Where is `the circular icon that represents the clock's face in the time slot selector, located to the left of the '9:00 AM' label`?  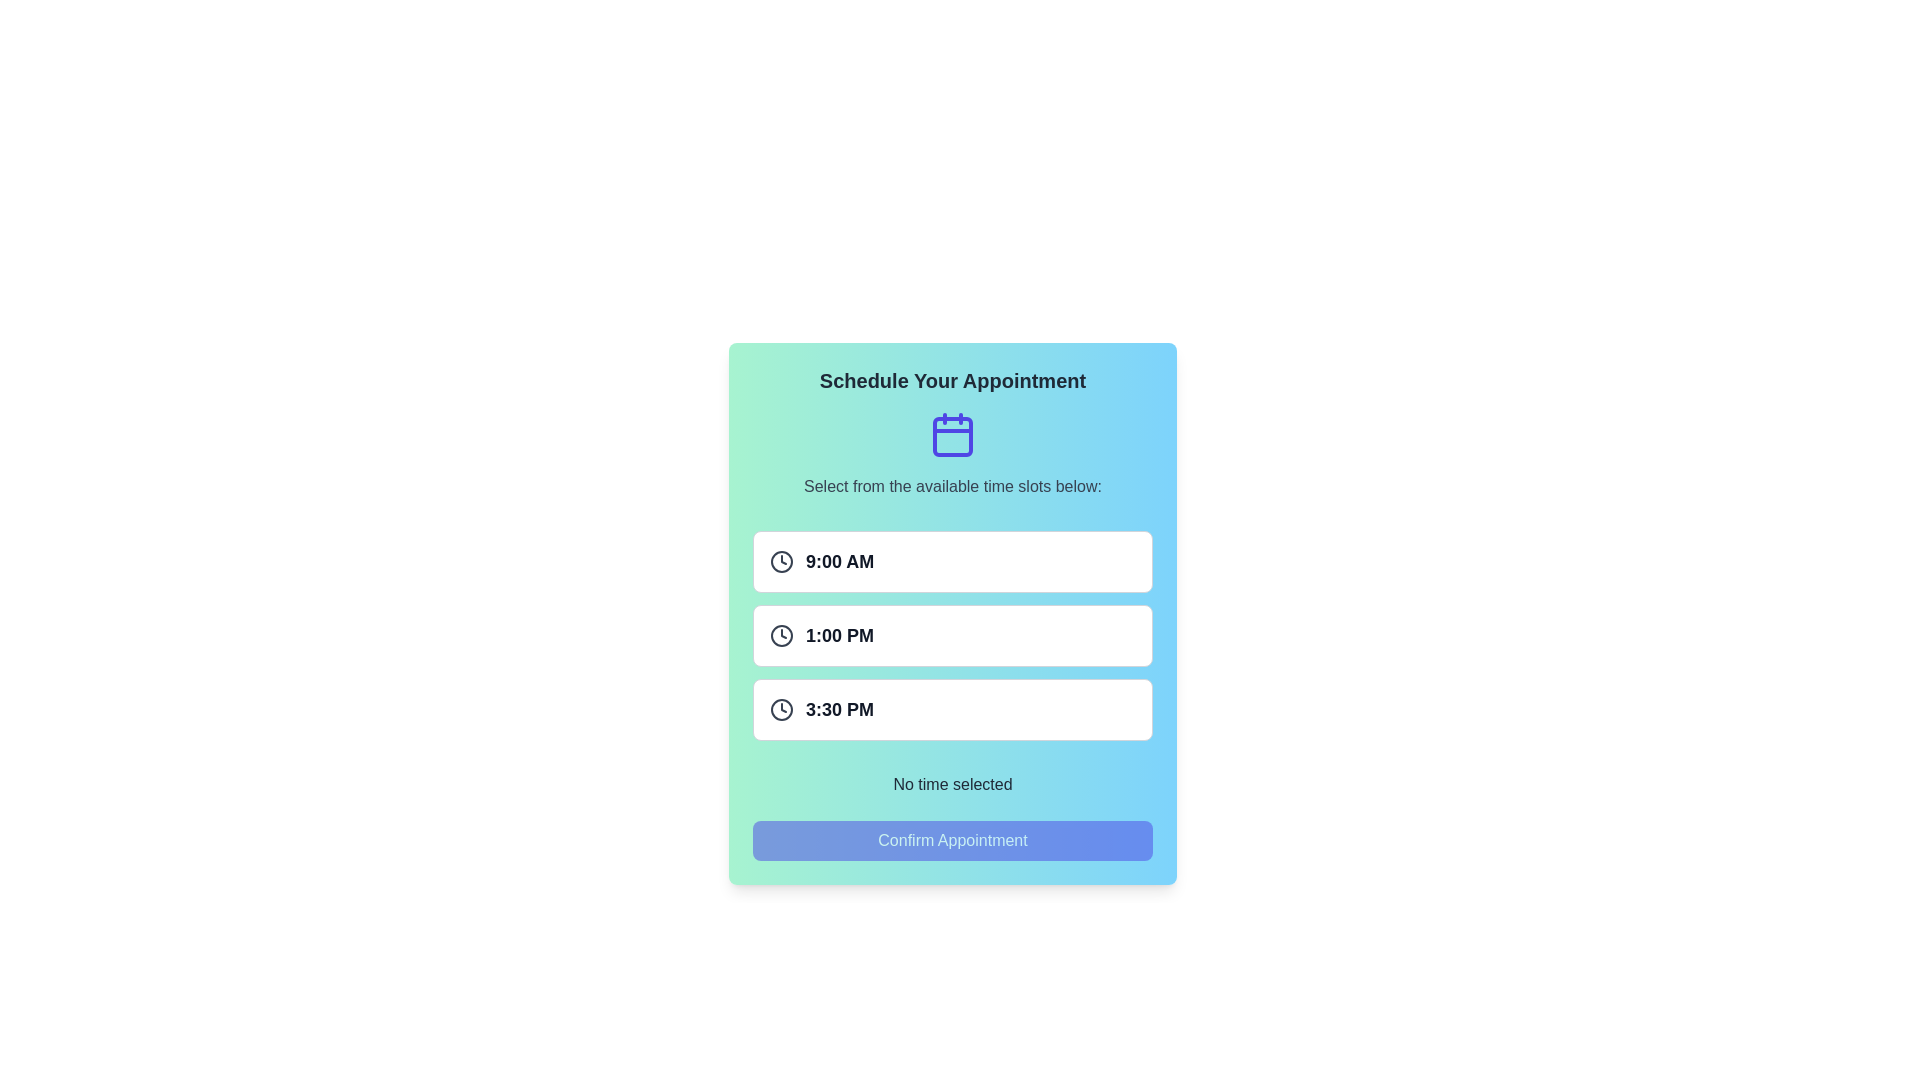
the circular icon that represents the clock's face in the time slot selector, located to the left of the '9:00 AM' label is located at coordinates (781, 562).